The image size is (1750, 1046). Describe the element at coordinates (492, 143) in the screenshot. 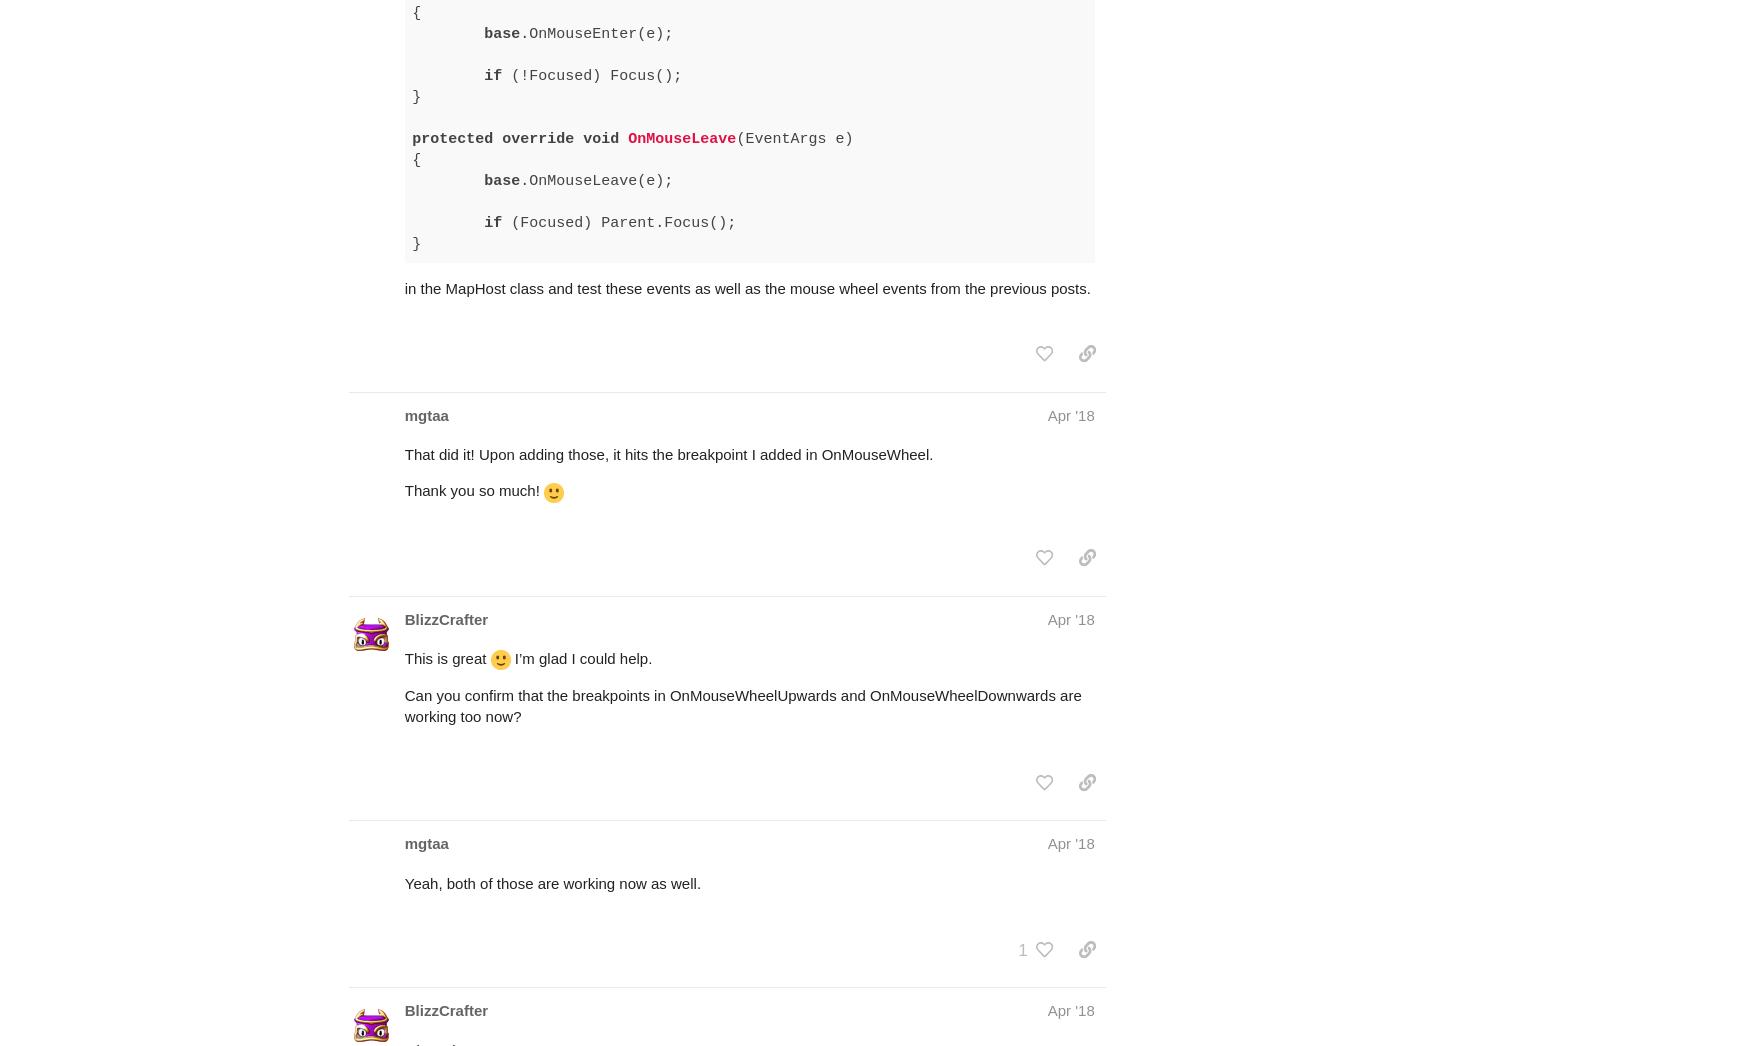

I see `'if'` at that location.